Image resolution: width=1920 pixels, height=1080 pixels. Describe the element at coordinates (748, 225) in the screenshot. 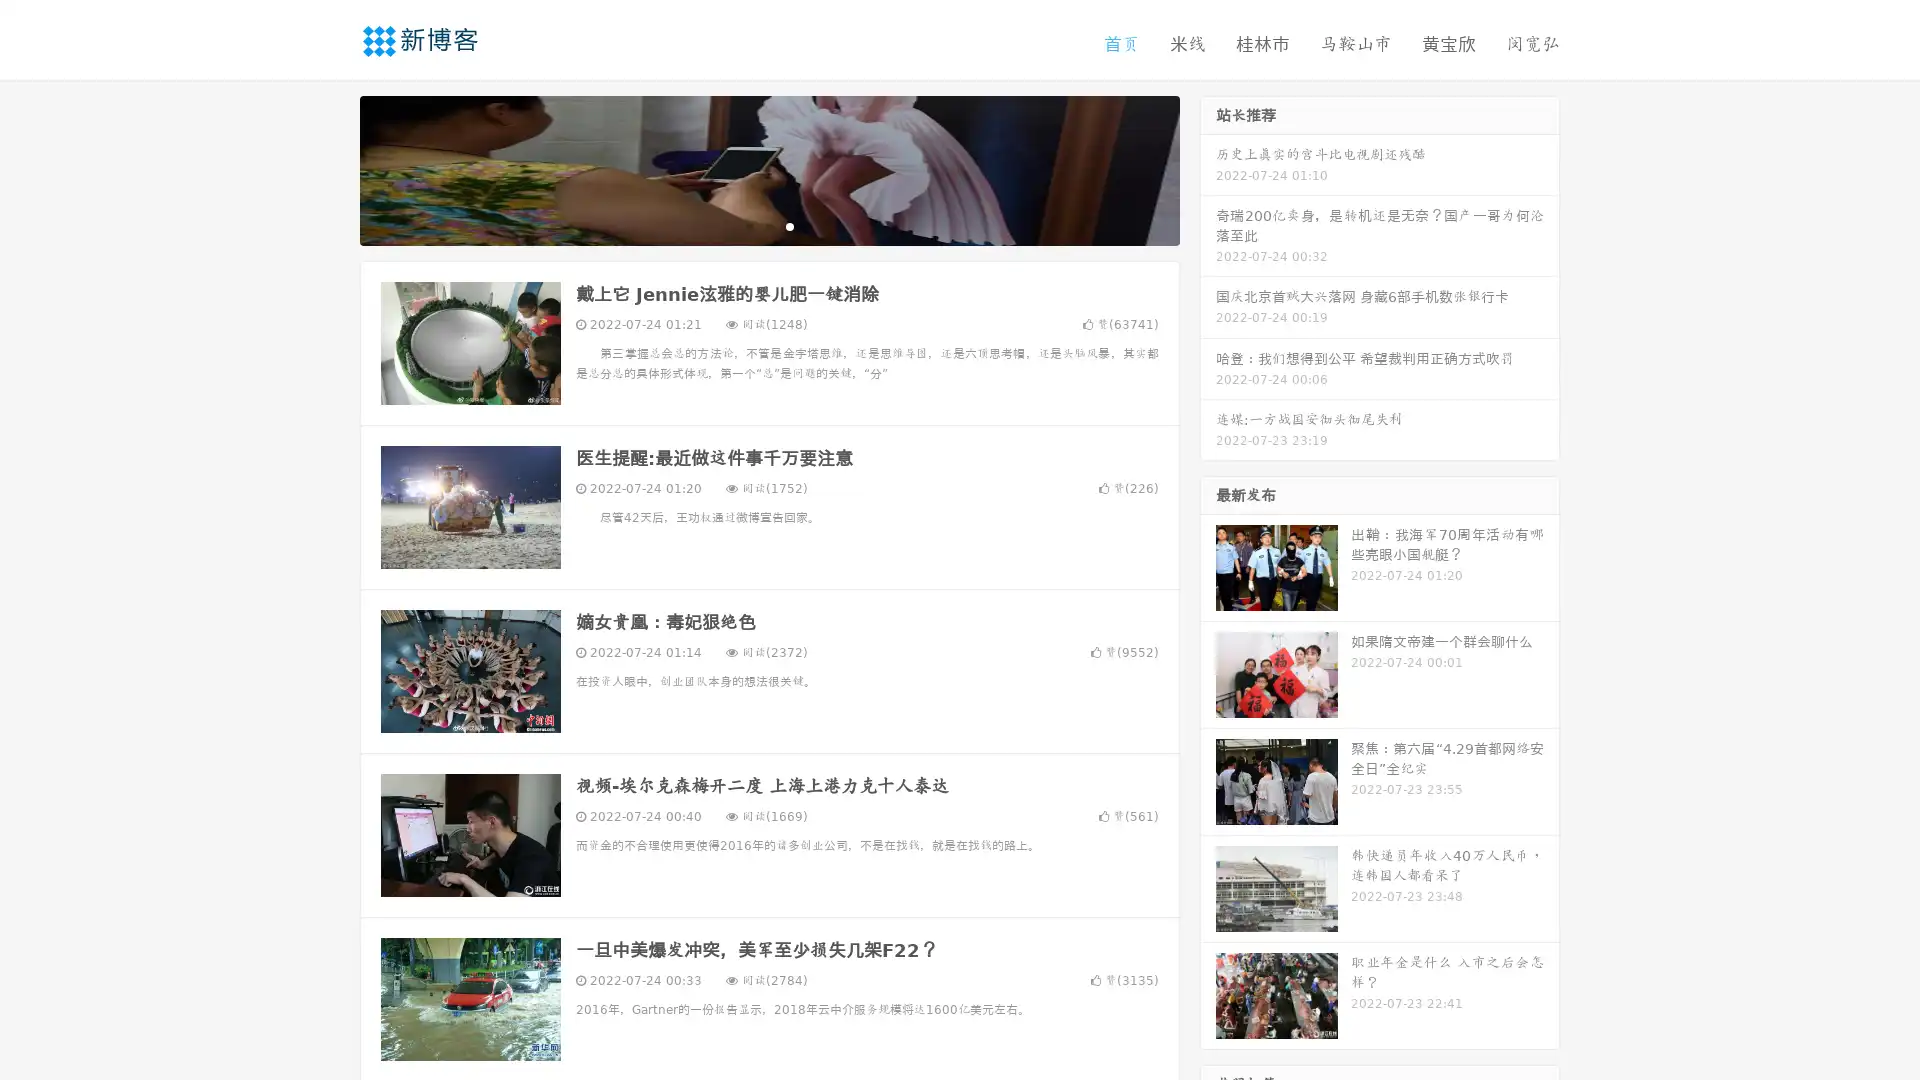

I see `Go to slide 1` at that location.